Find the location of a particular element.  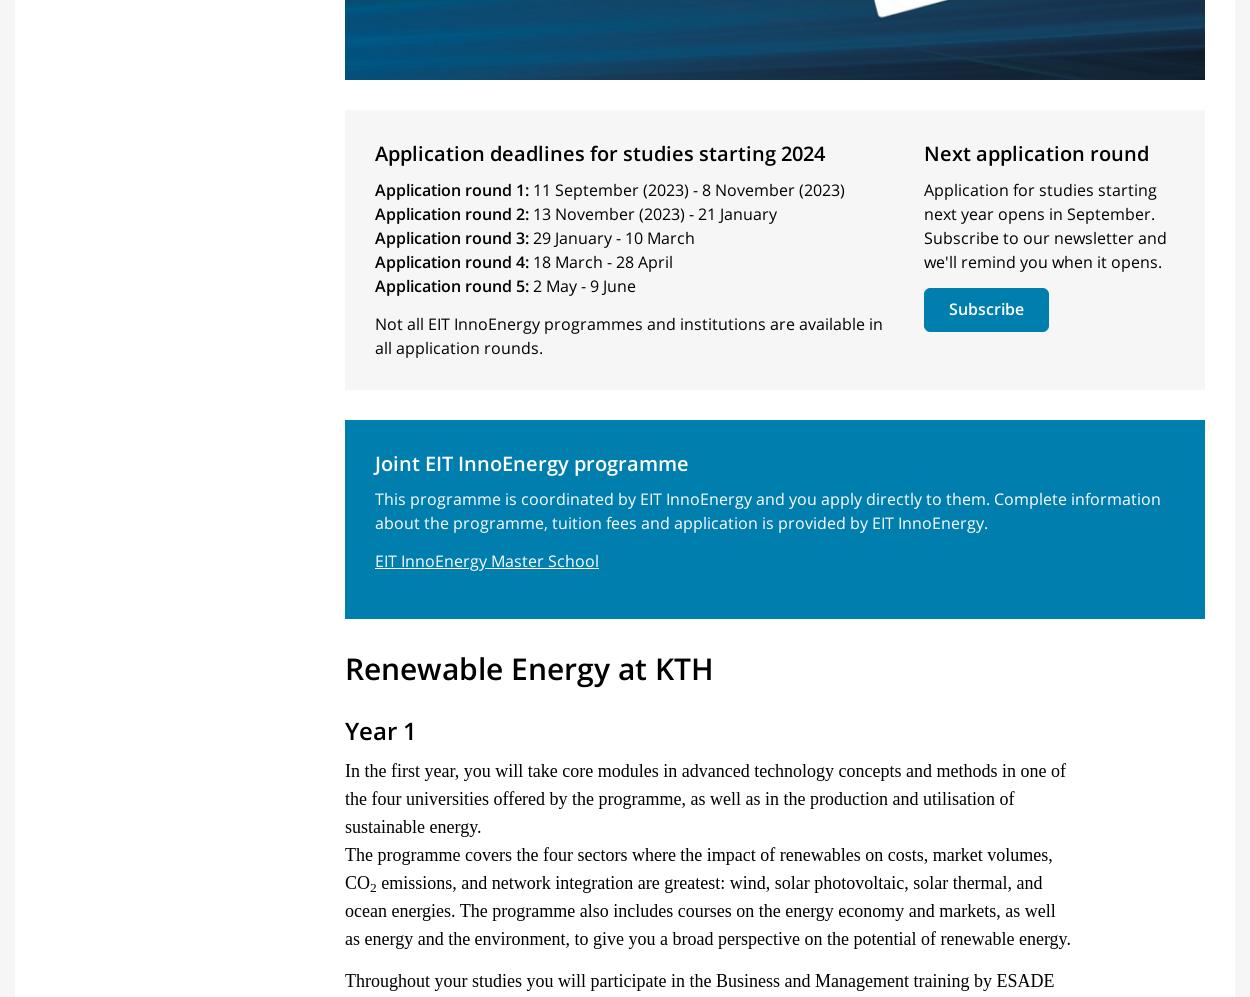

'Introduction' is located at coordinates (392, 149).